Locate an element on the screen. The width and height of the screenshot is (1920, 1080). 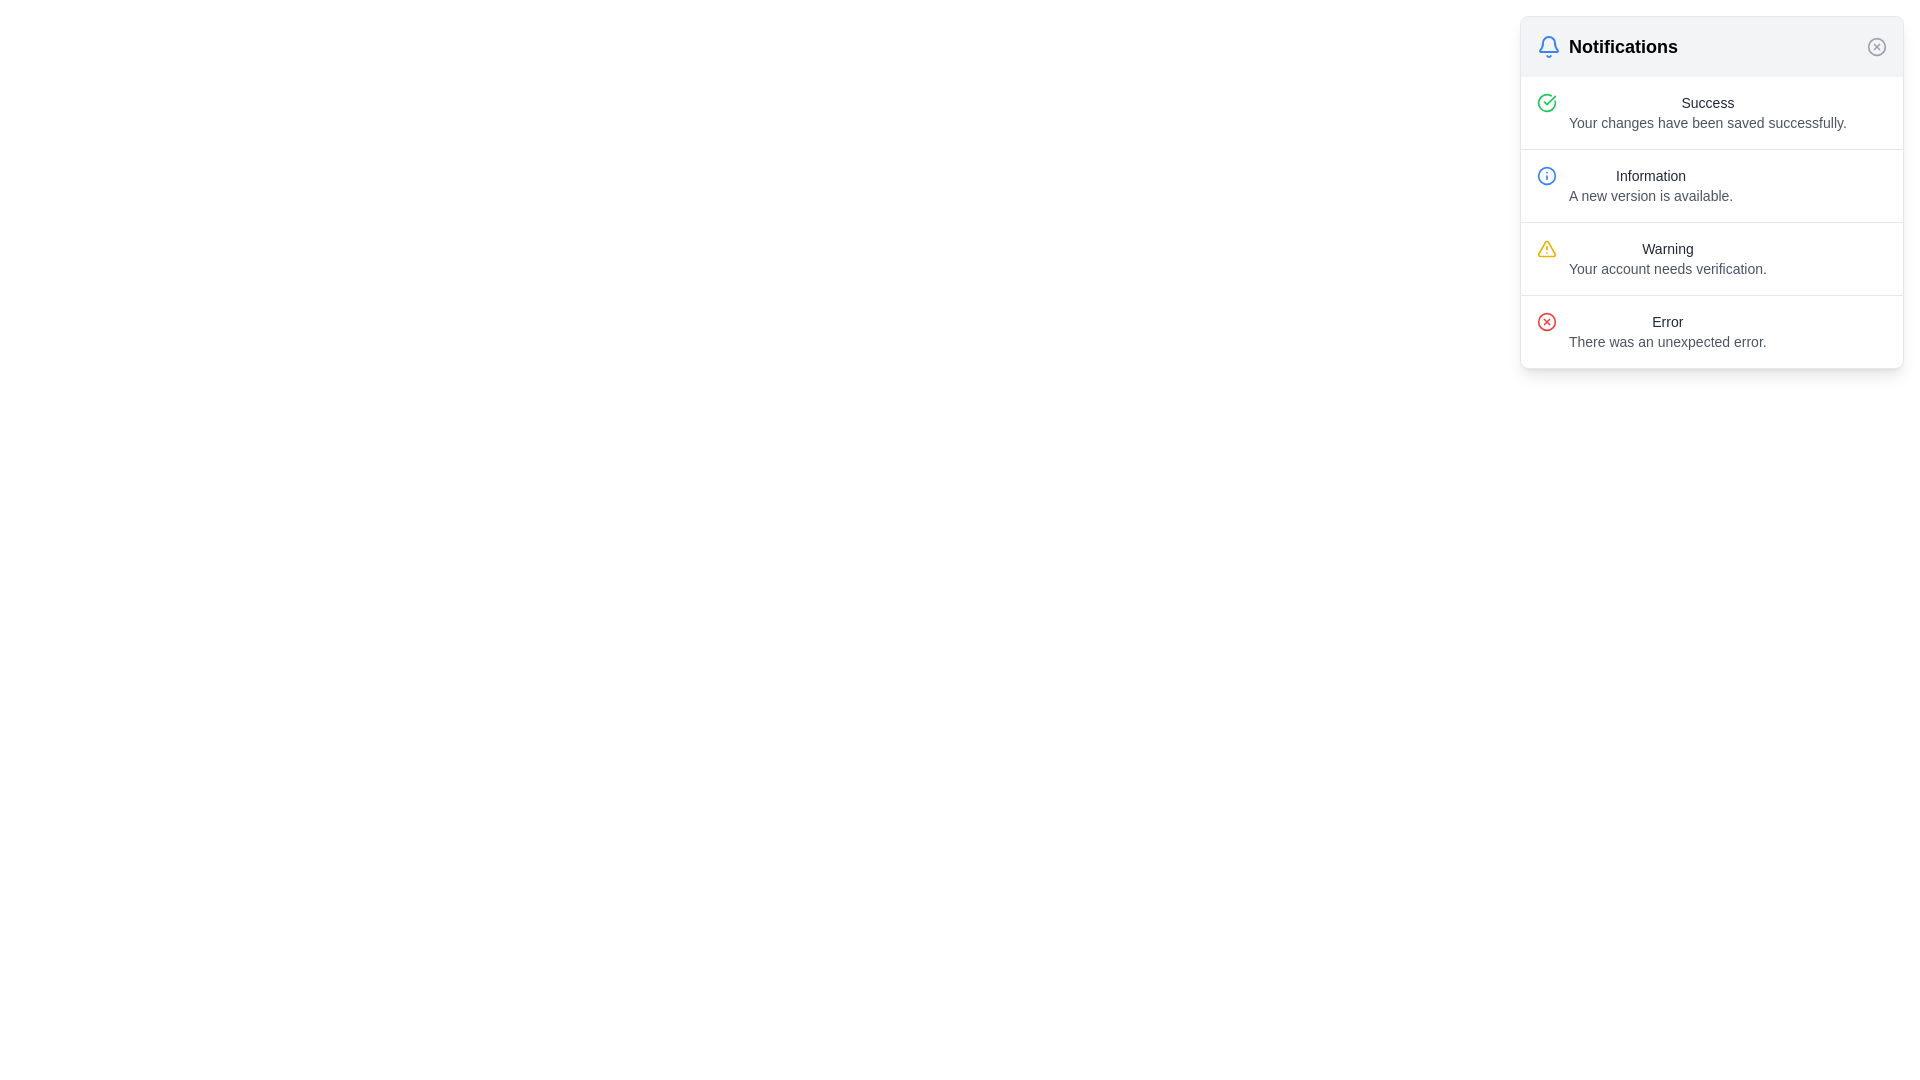
text label that displays 'Your account needs verification.' located within the notification card under the 'Warning' header is located at coordinates (1667, 268).